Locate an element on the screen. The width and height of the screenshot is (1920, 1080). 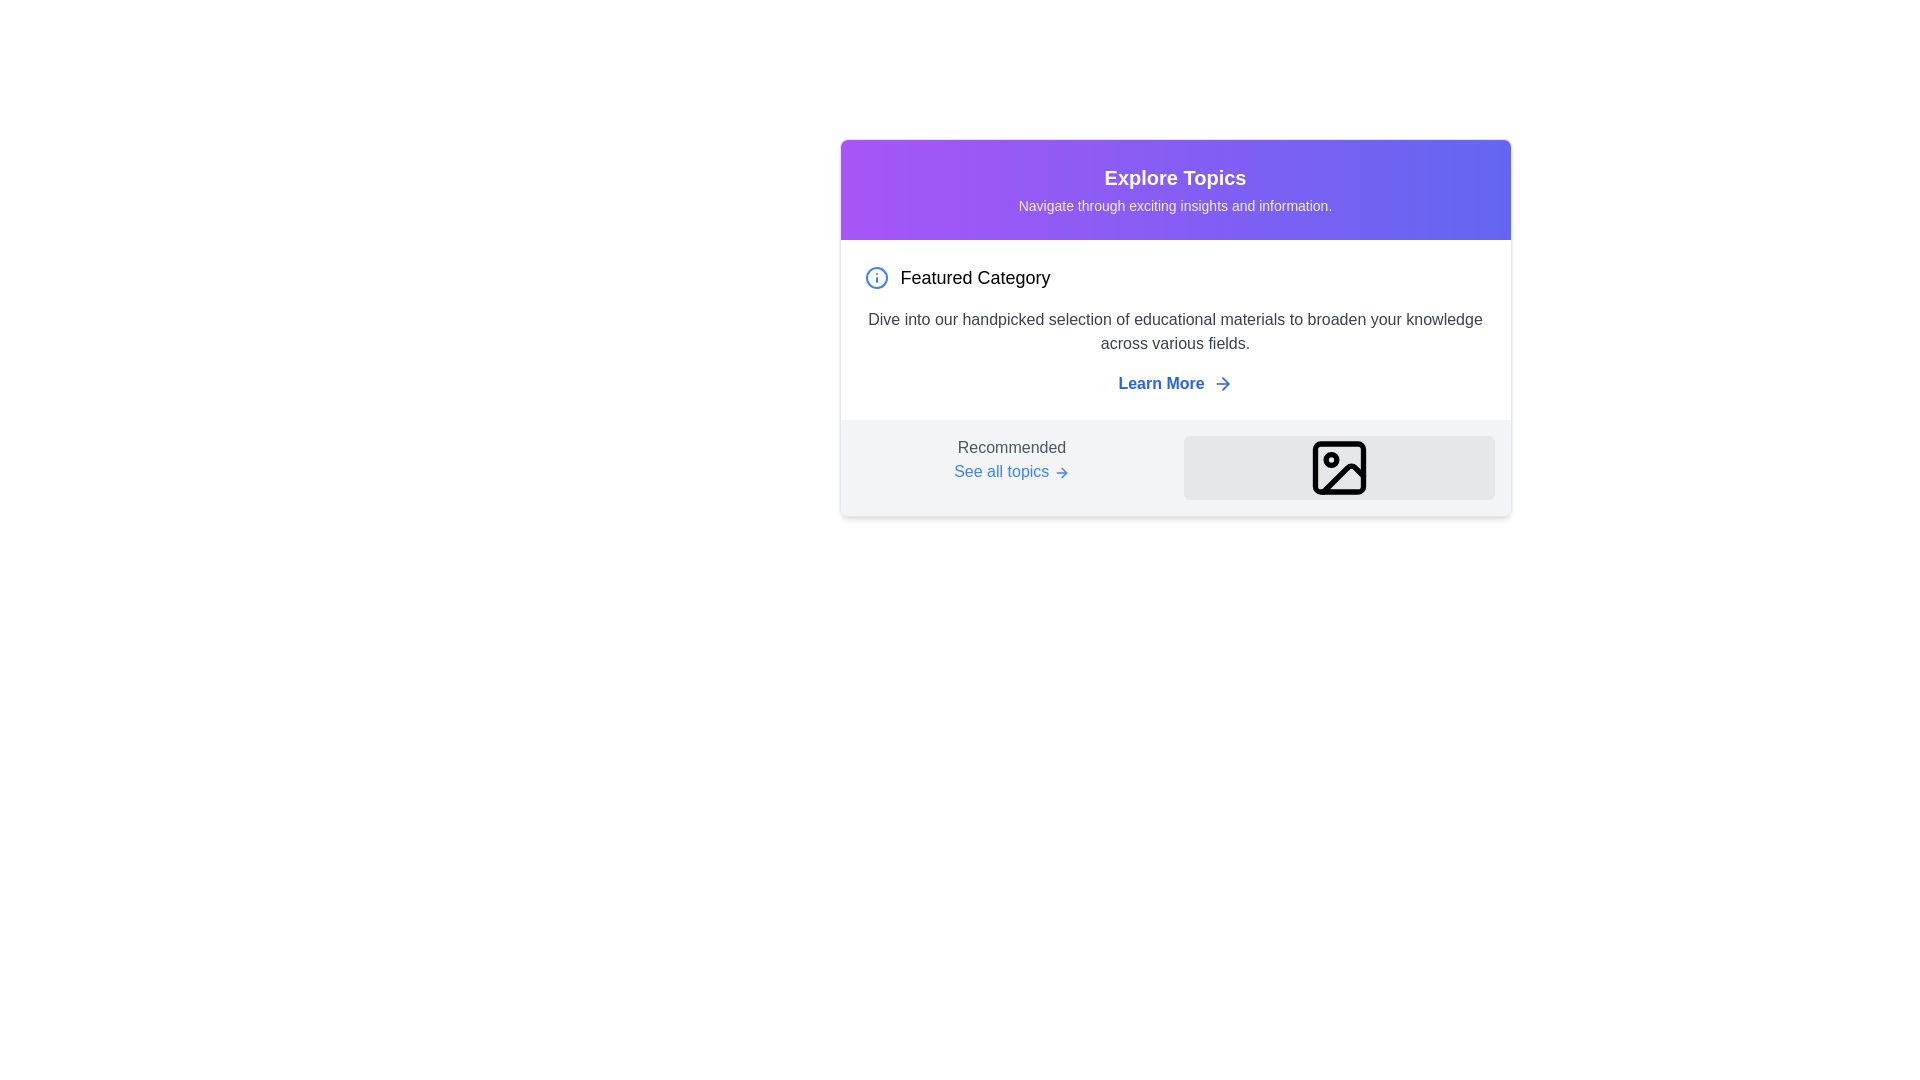
the blue text with an arrow that serves as a title and link for recommending topics is located at coordinates (1012, 467).